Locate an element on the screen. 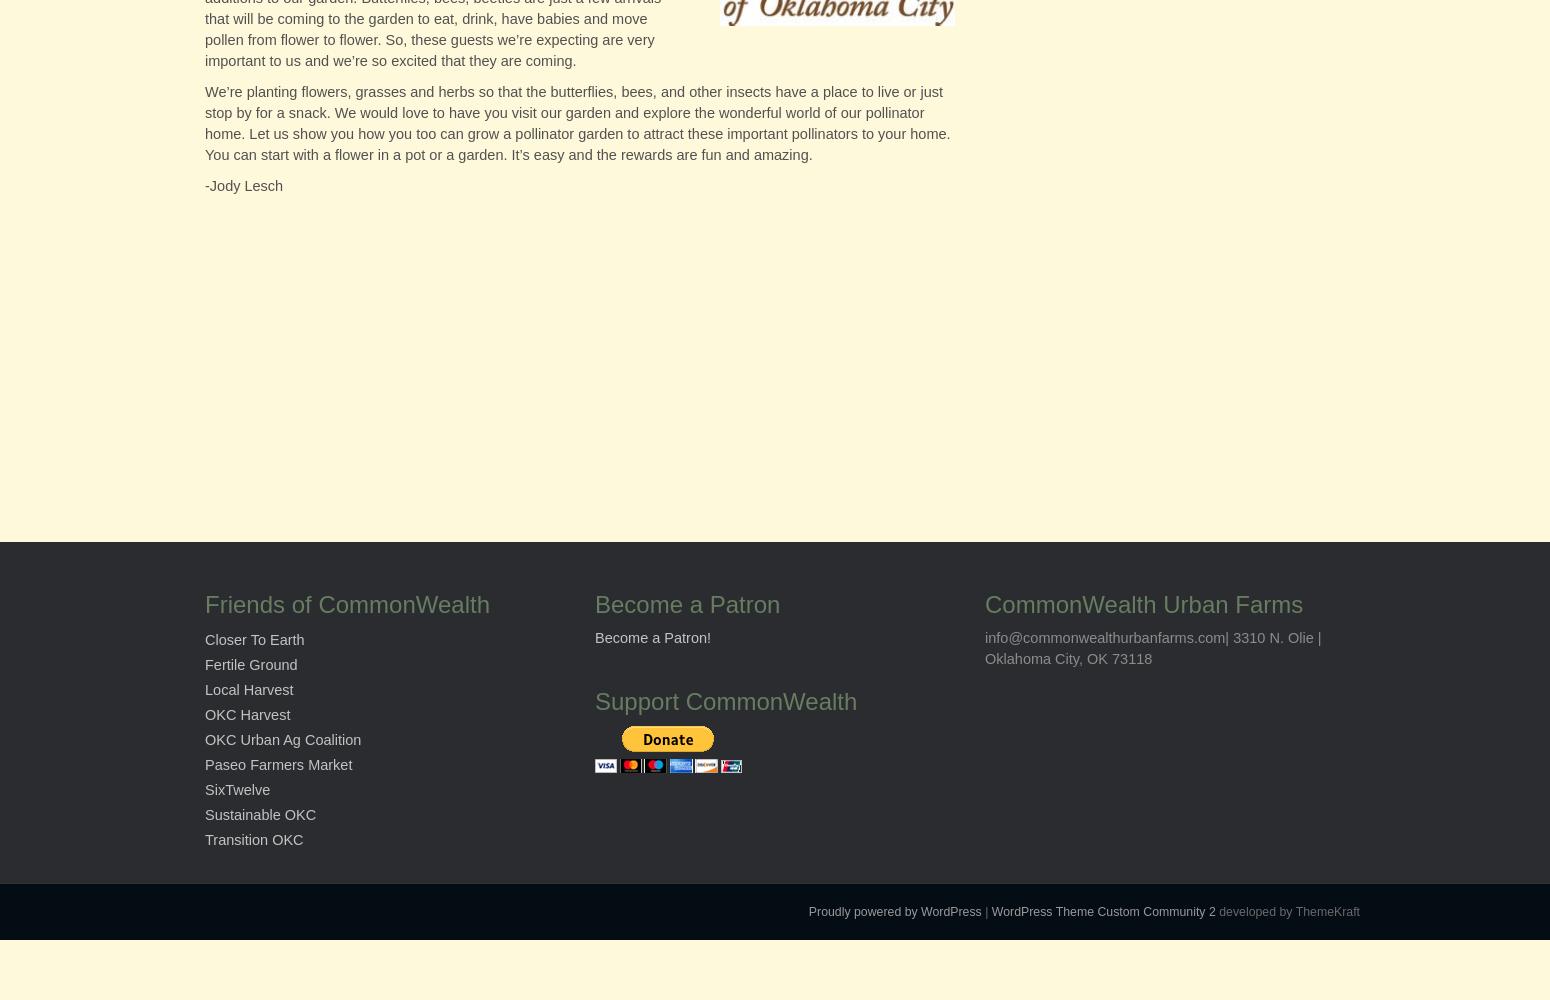  'Become a Patron' is located at coordinates (686, 603).